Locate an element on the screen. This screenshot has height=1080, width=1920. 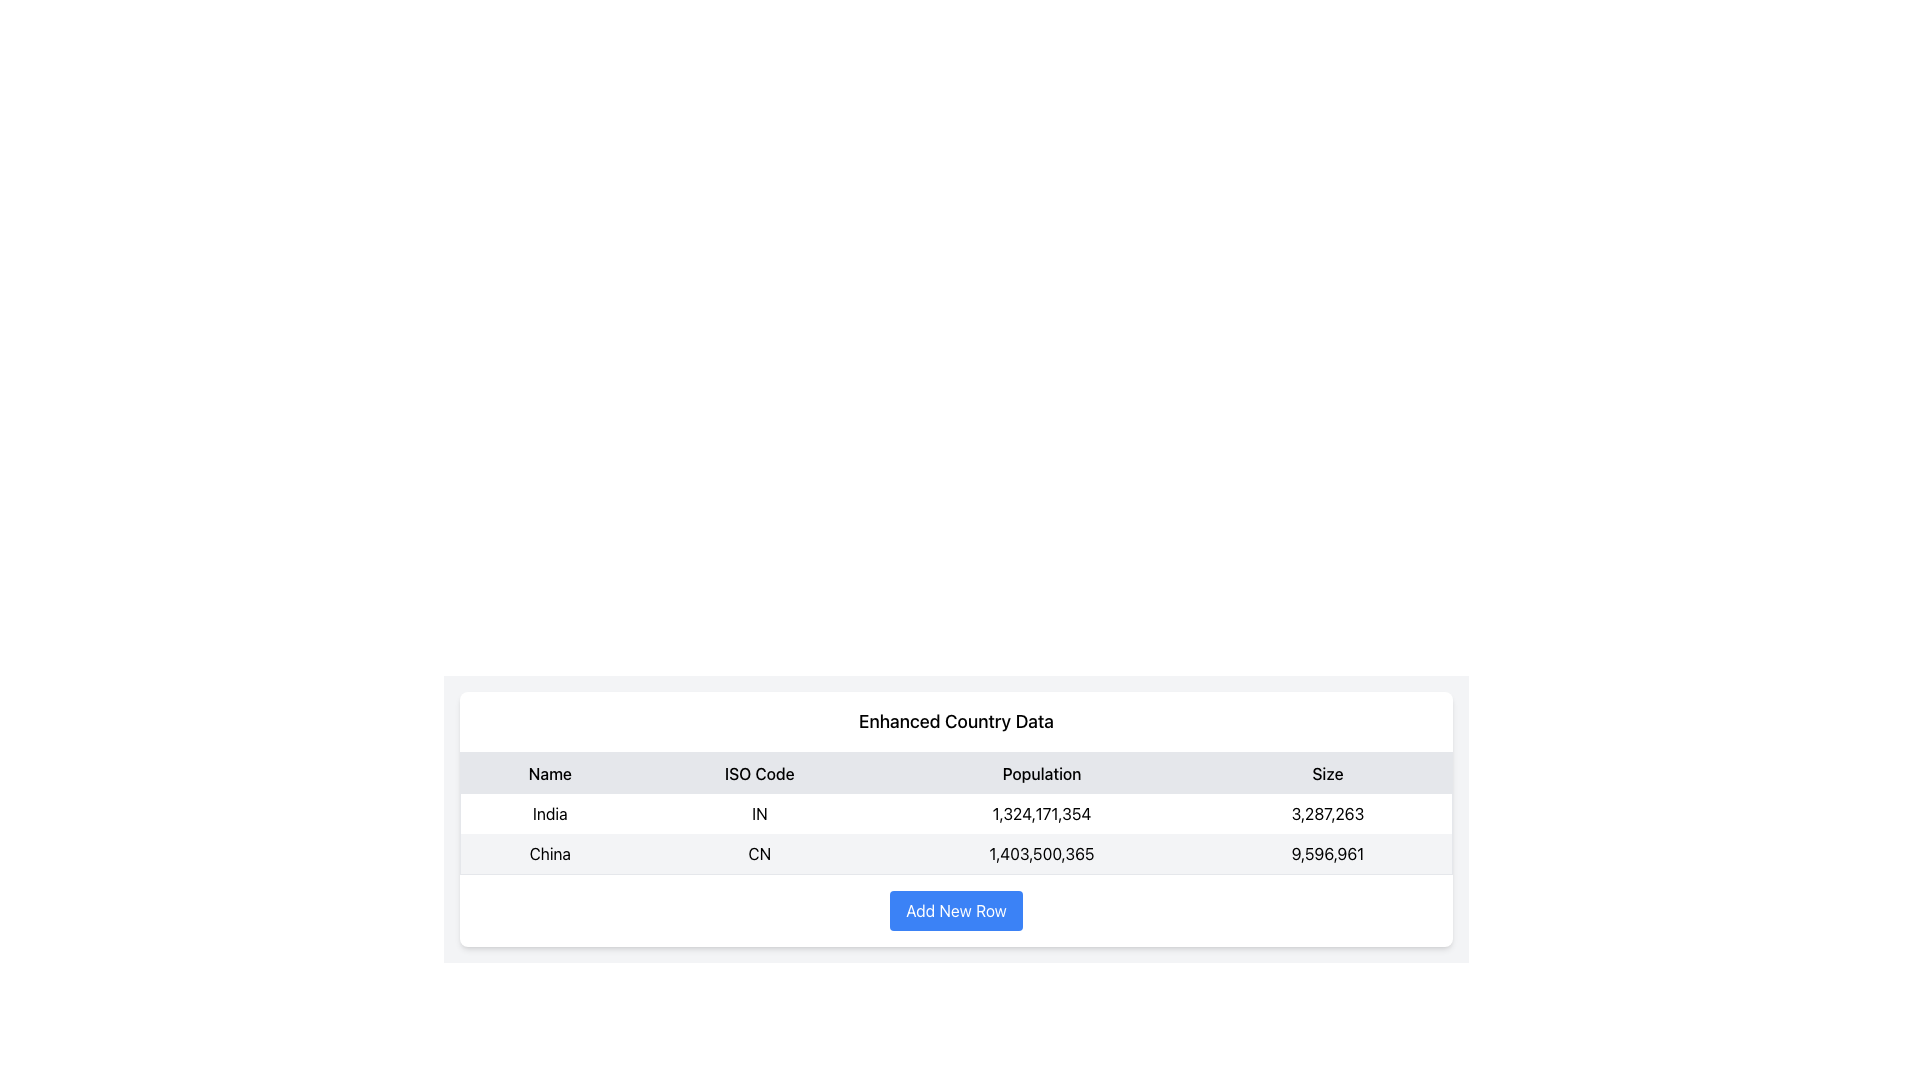
data in the table row representing 'China', which includes the values 'CN', '1,403,500,365', and '9,596,961' is located at coordinates (955, 854).